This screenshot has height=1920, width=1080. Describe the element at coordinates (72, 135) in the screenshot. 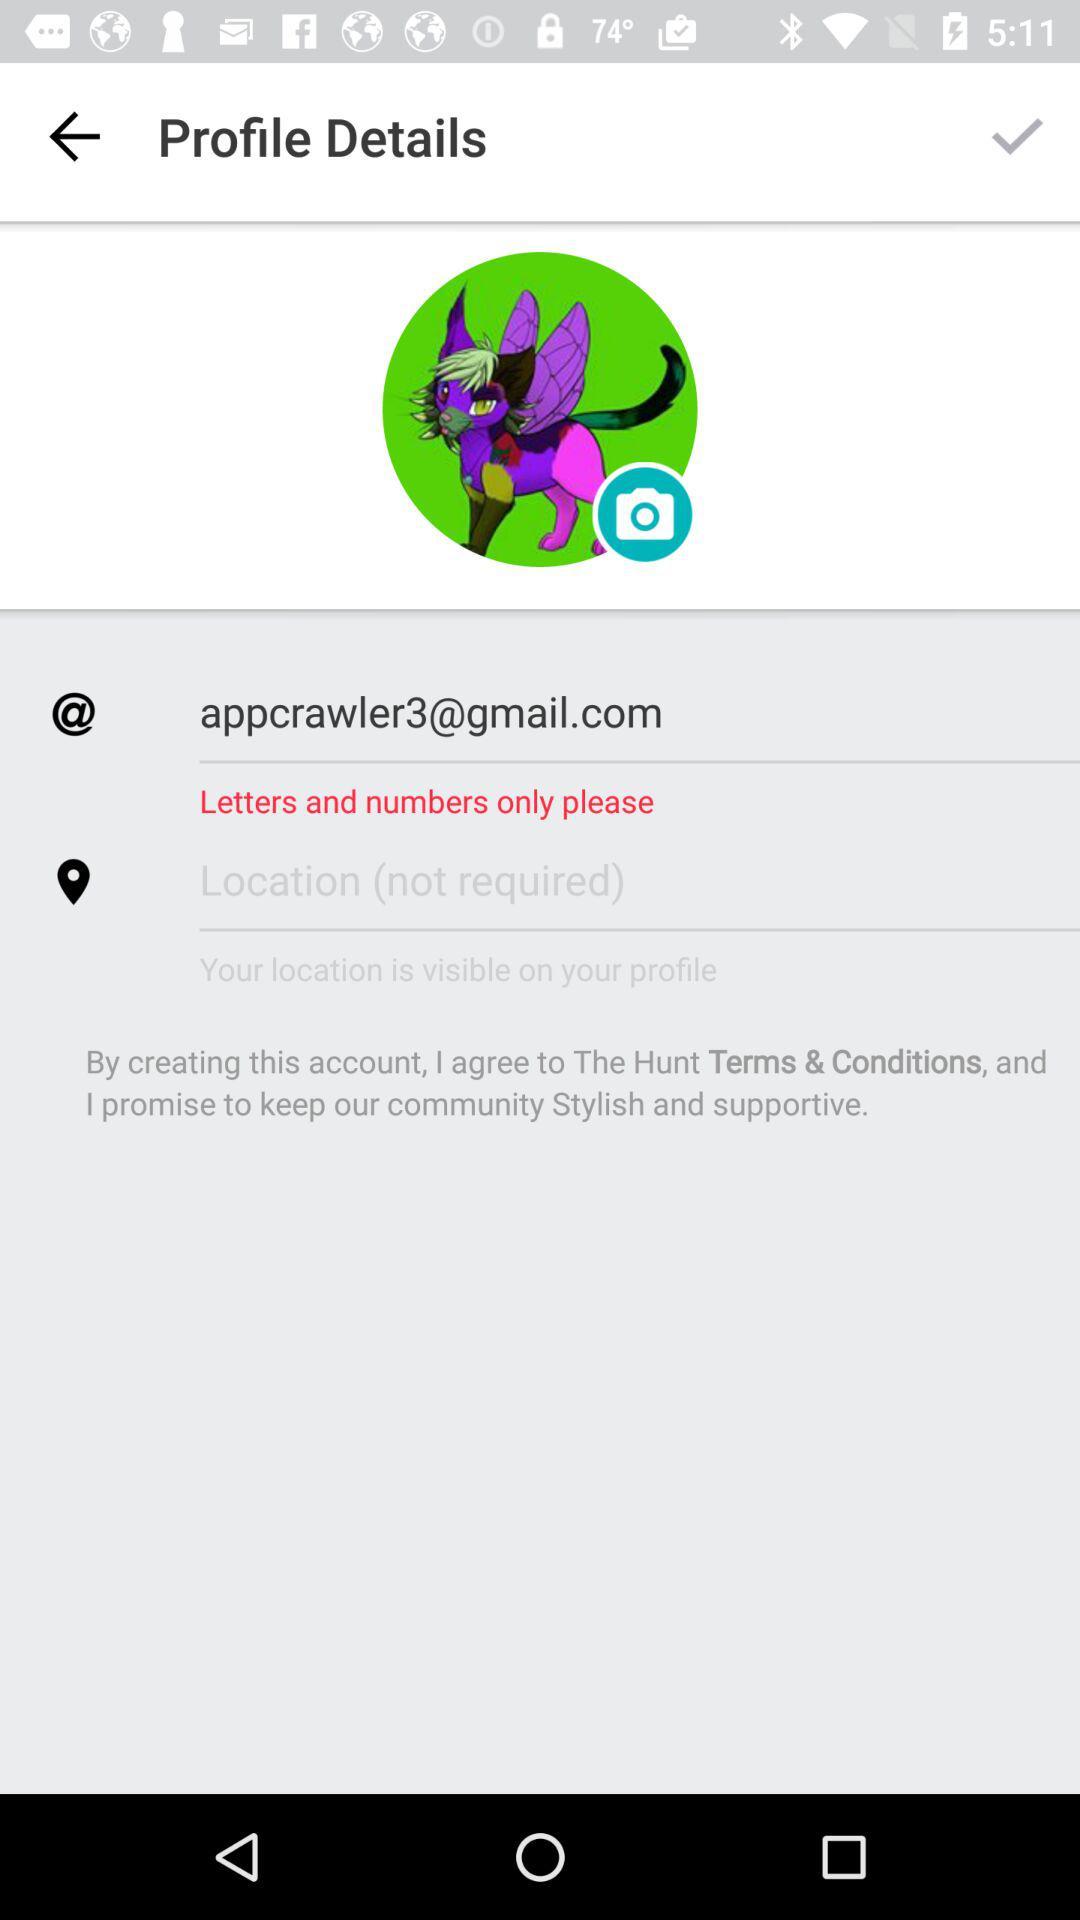

I see `previous` at that location.